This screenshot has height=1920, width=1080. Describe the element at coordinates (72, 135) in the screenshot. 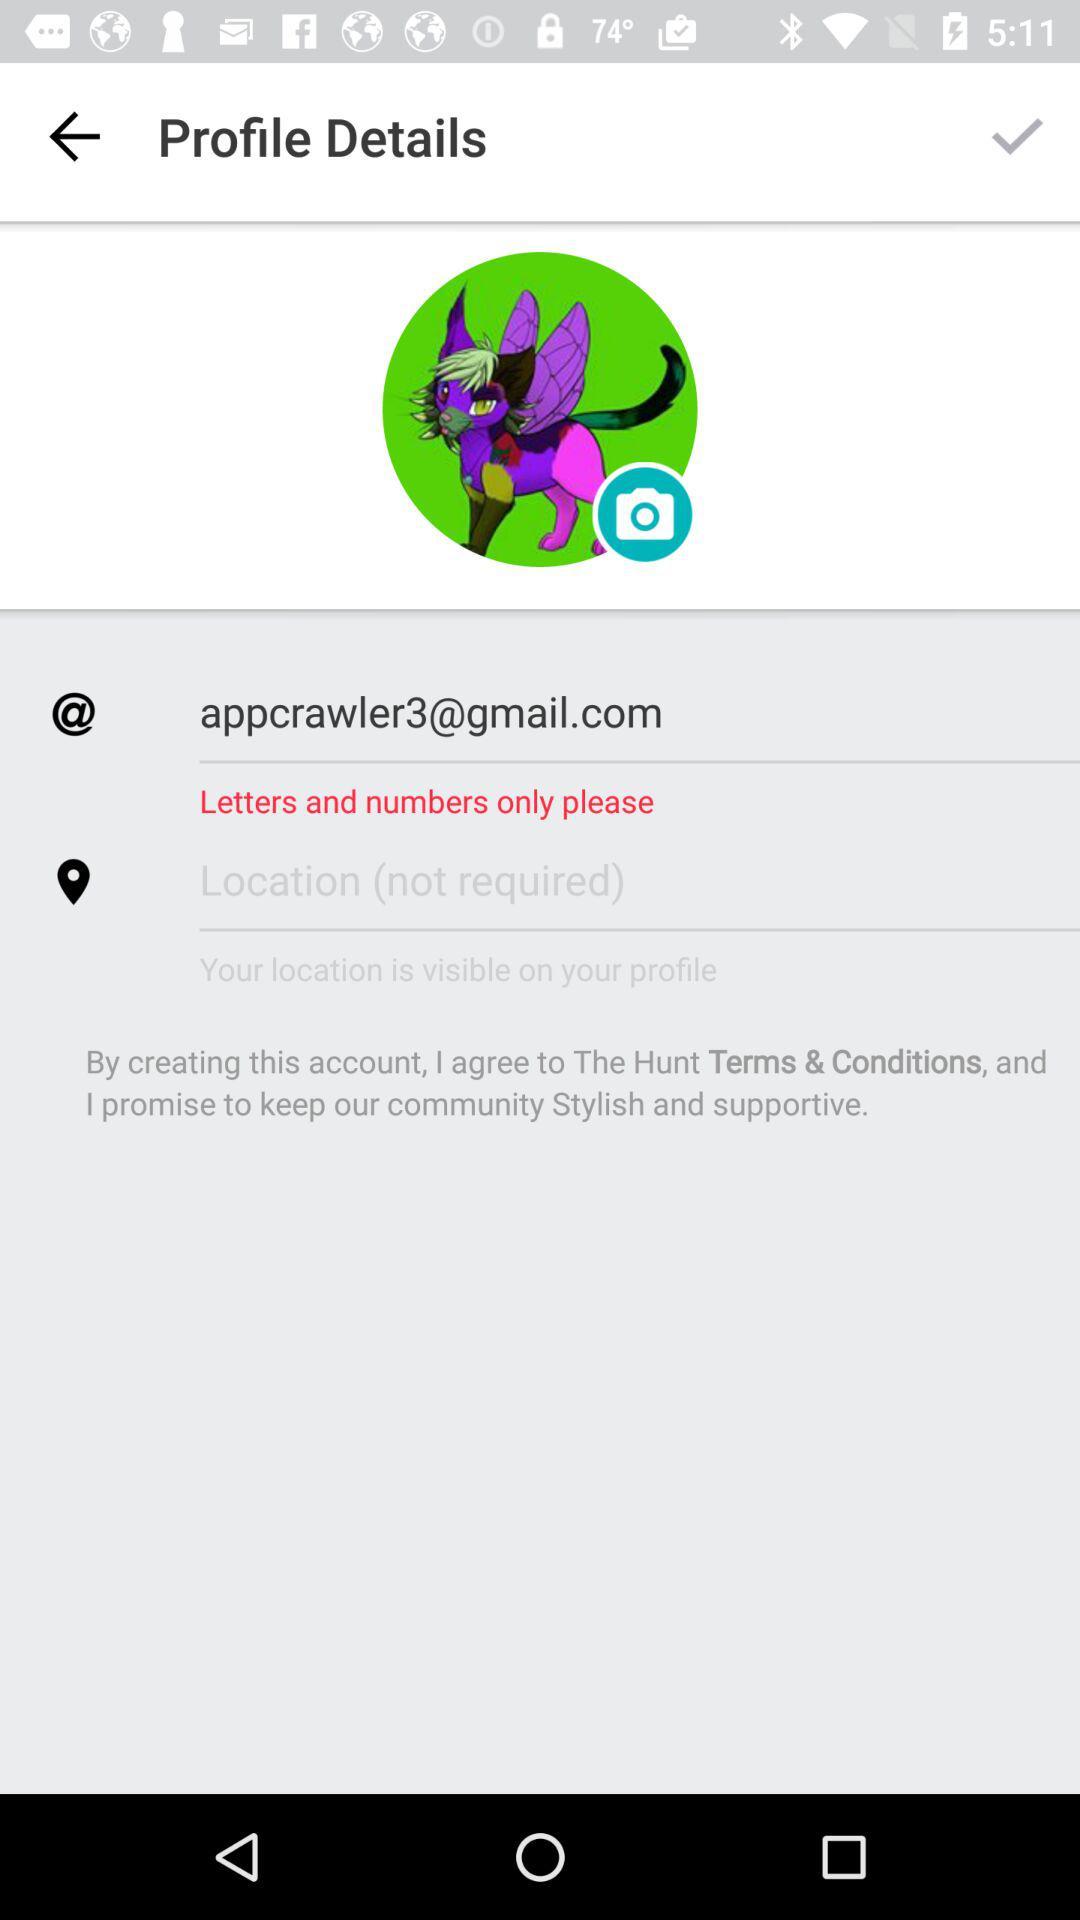

I see `previous` at that location.